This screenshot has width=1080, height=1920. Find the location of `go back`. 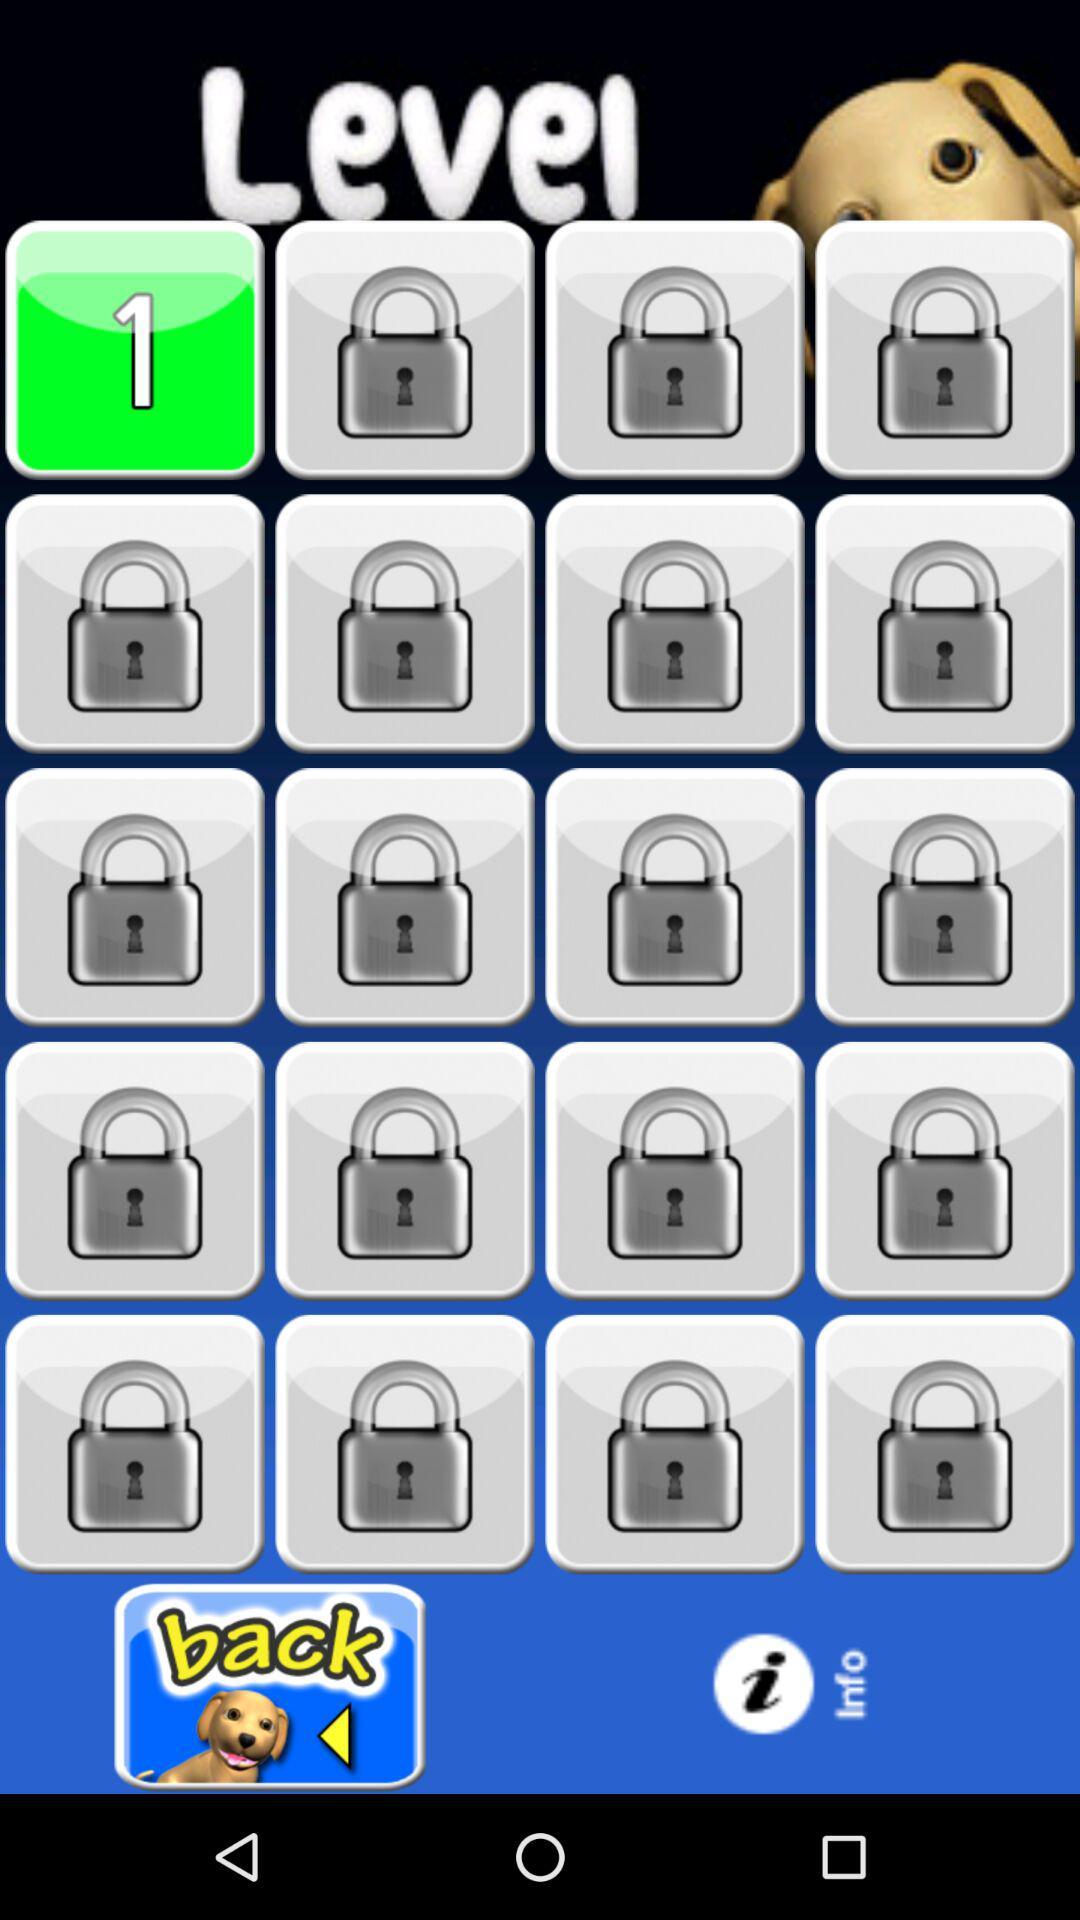

go back is located at coordinates (270, 1686).